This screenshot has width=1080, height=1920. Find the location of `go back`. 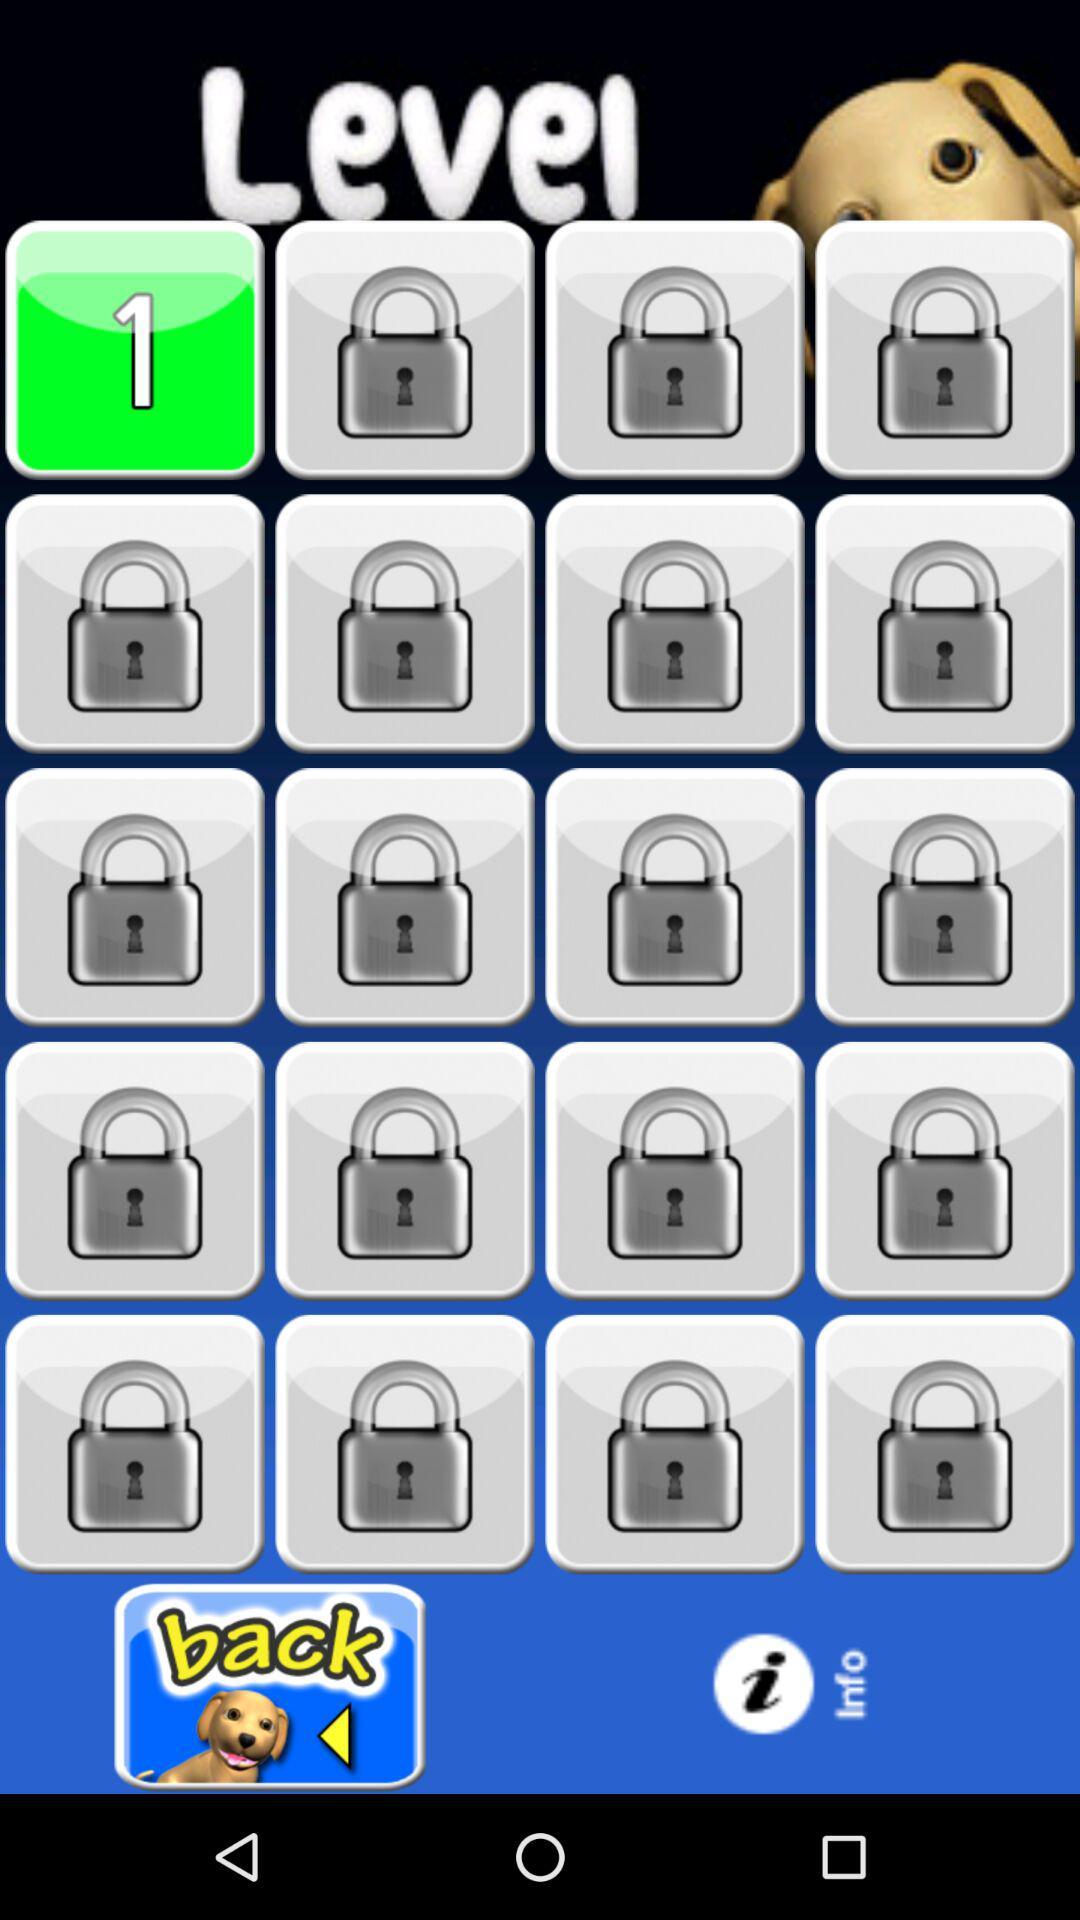

go back is located at coordinates (270, 1686).